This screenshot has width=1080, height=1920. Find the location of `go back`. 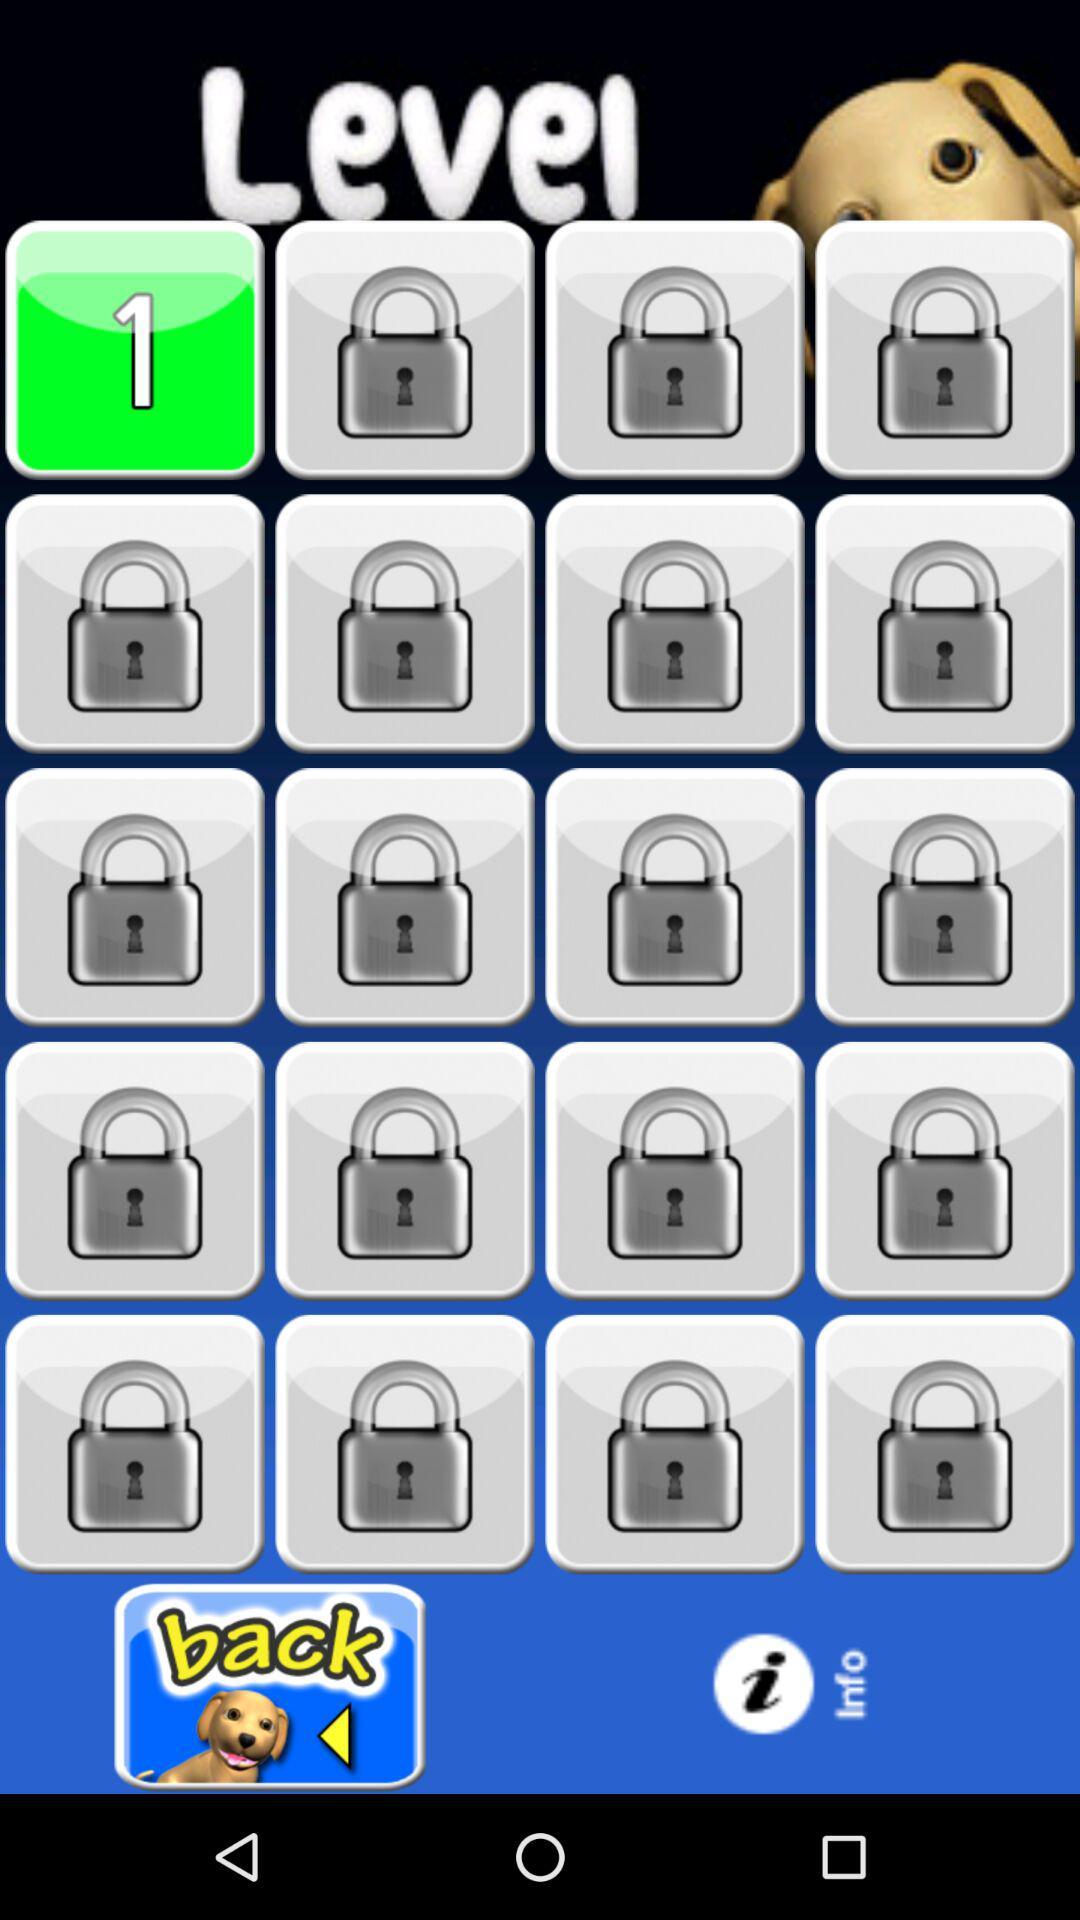

go back is located at coordinates (270, 1686).